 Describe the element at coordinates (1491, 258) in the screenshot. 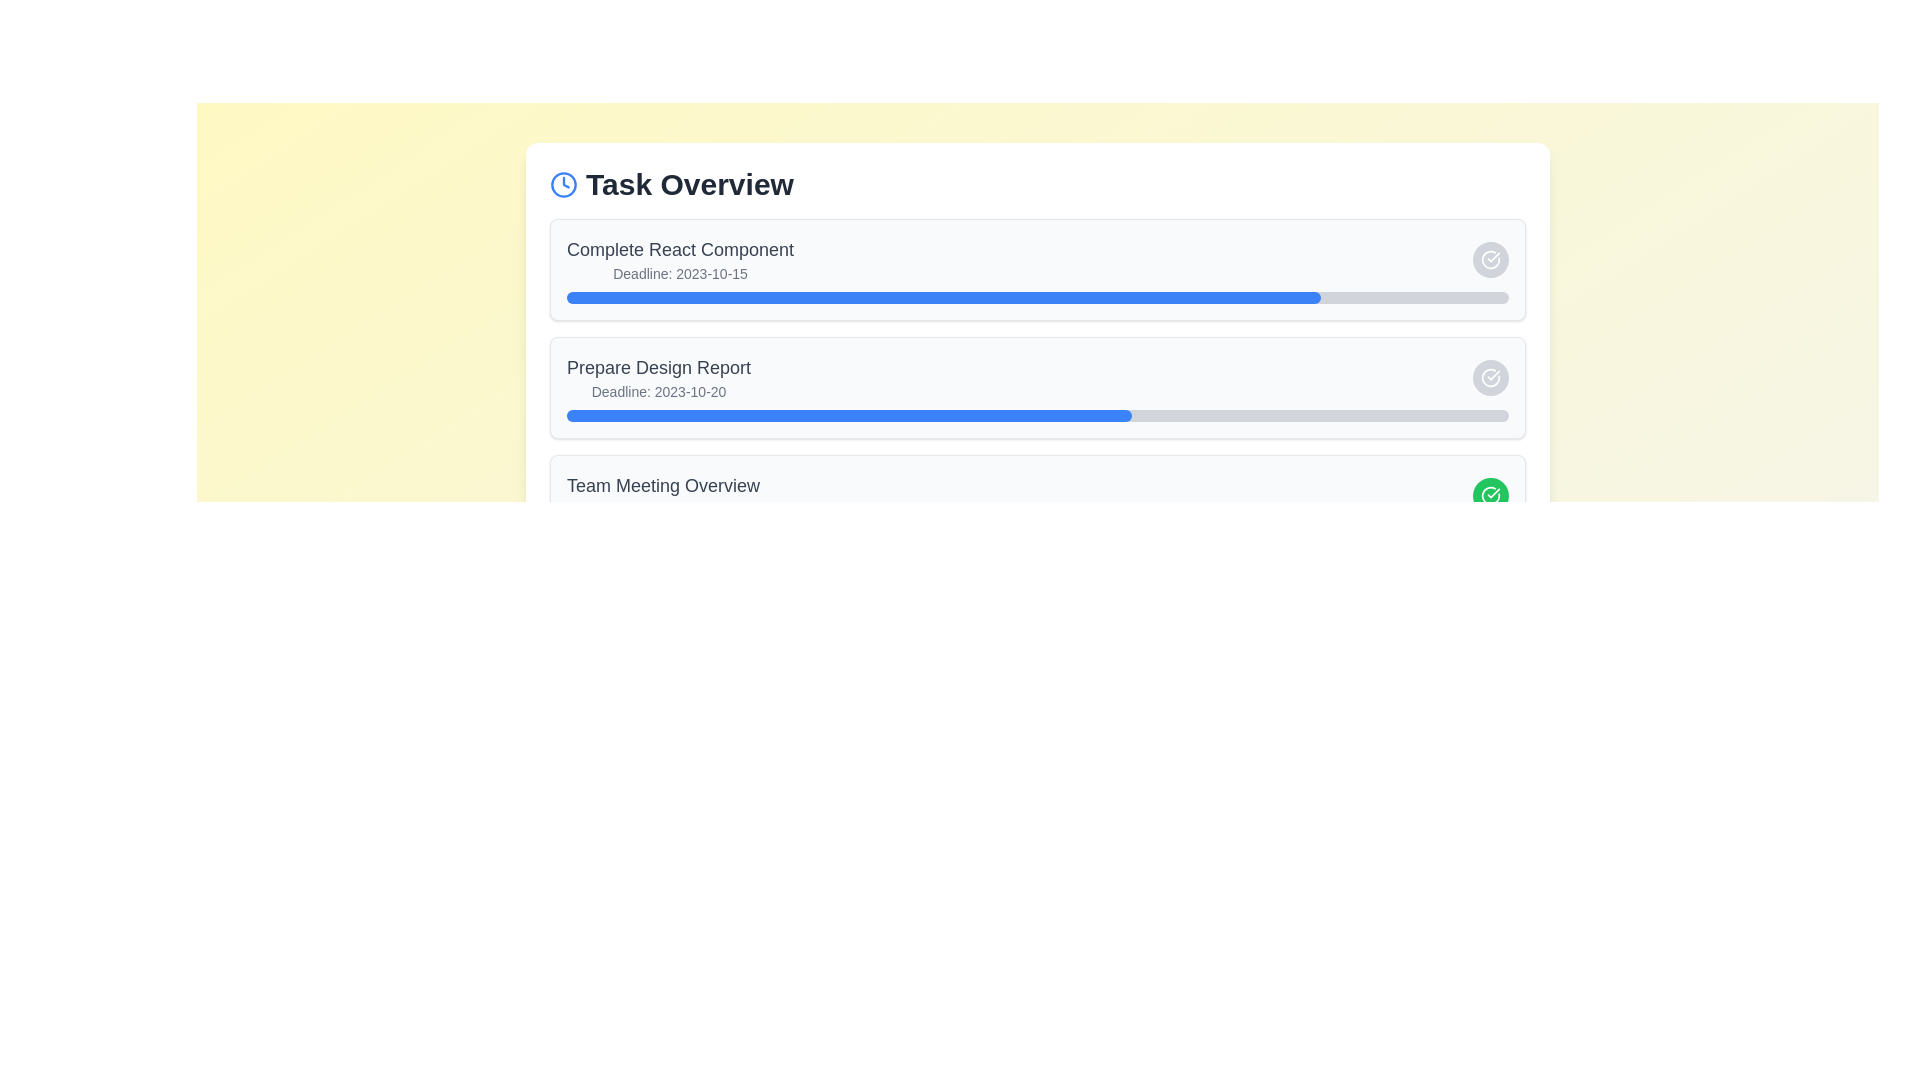

I see `the upper-left segment of the circular icon representing the 'Prepare Design Report' progress bar, which is styled with a thin white line and no fill` at that location.